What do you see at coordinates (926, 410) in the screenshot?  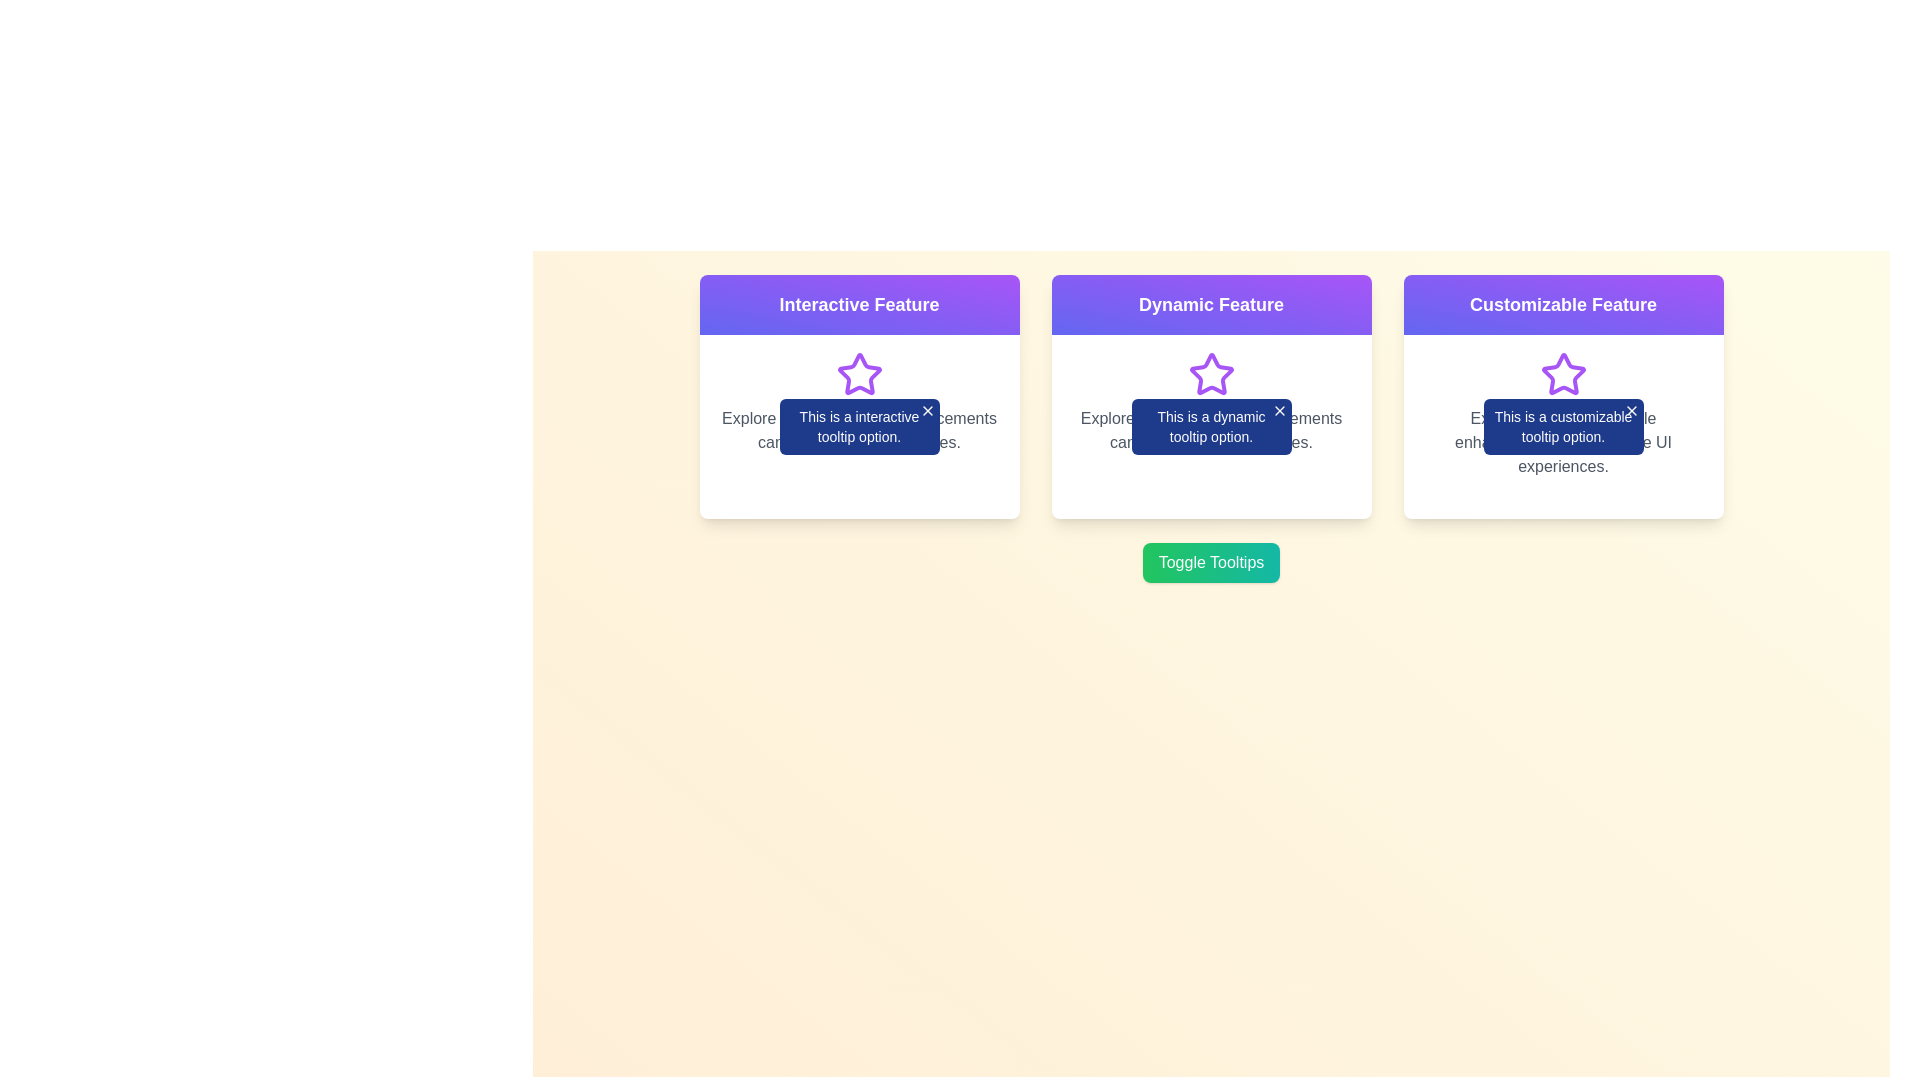 I see `the close icon button (small 'X' icon) located in the top-right corner of the tooltip labeled 'This is a interactive tooltip option'` at bounding box center [926, 410].